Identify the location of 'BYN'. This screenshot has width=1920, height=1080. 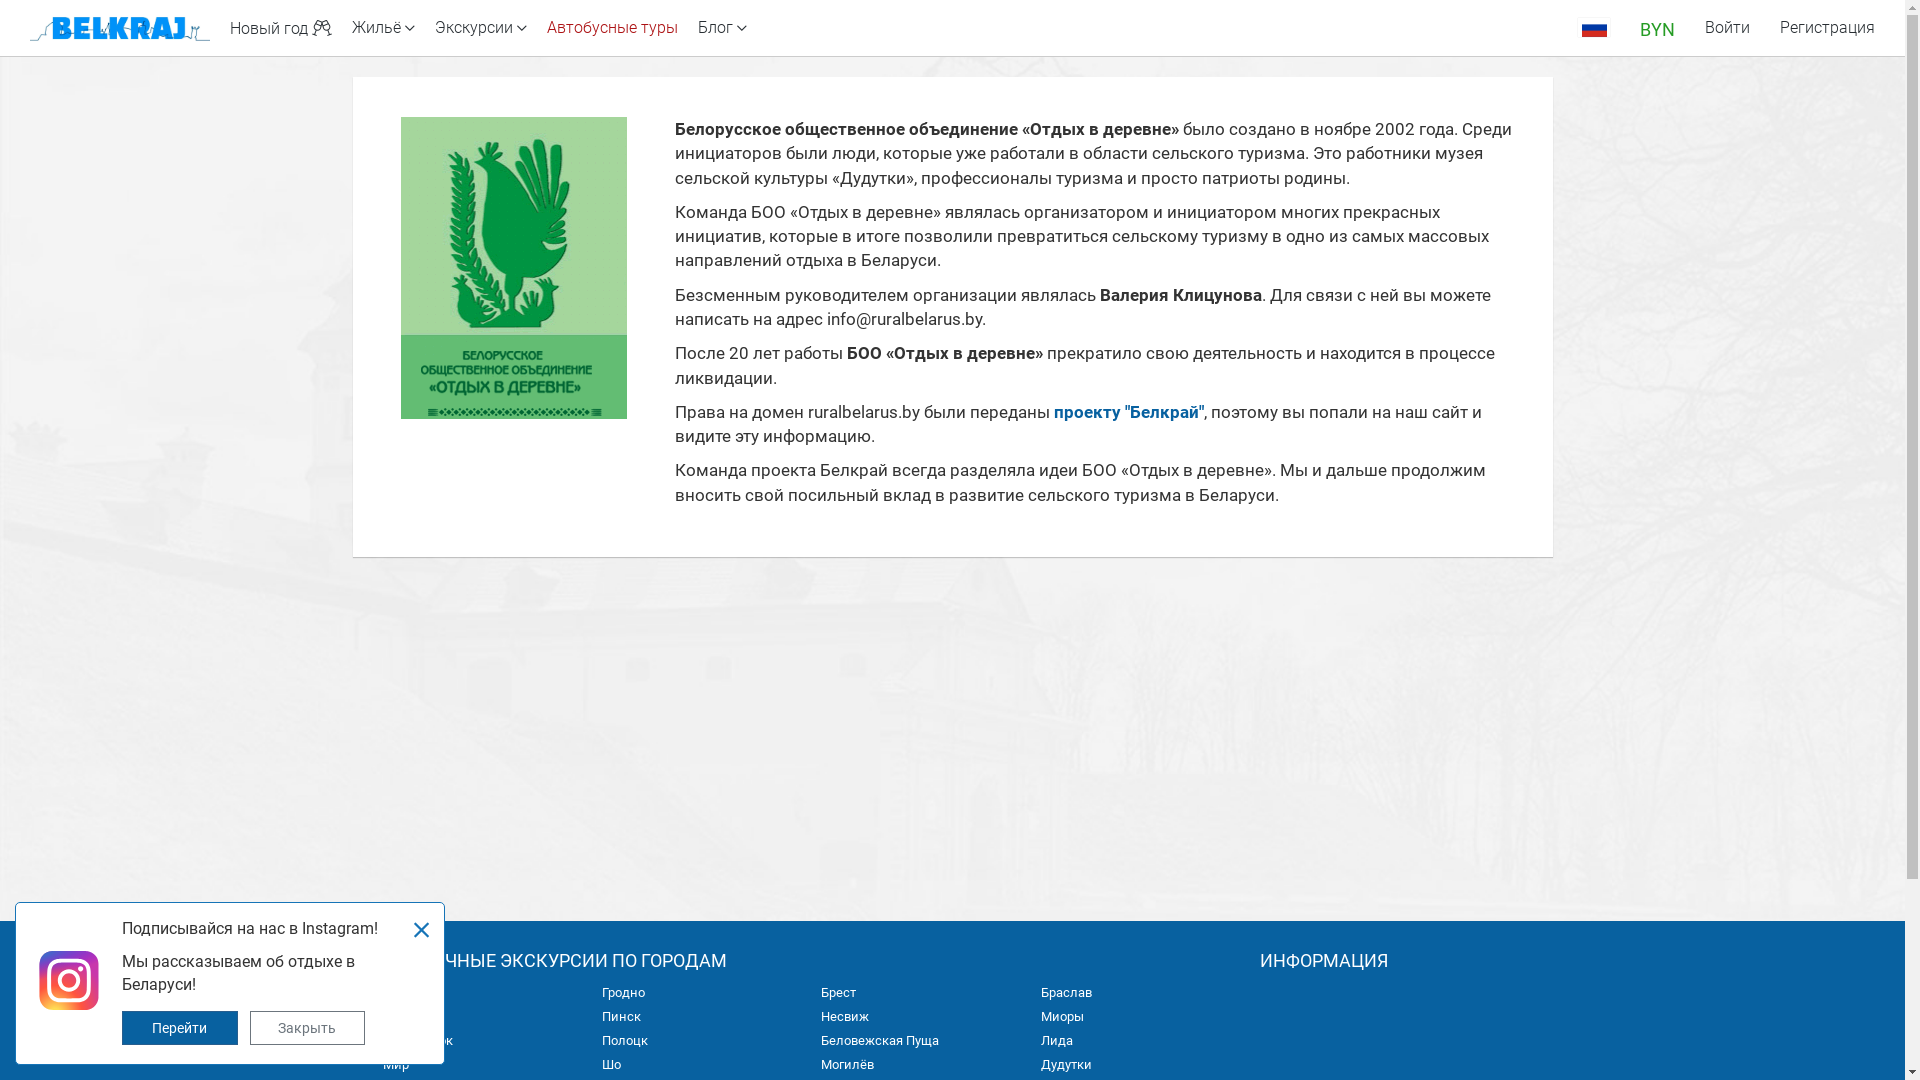
(1657, 27).